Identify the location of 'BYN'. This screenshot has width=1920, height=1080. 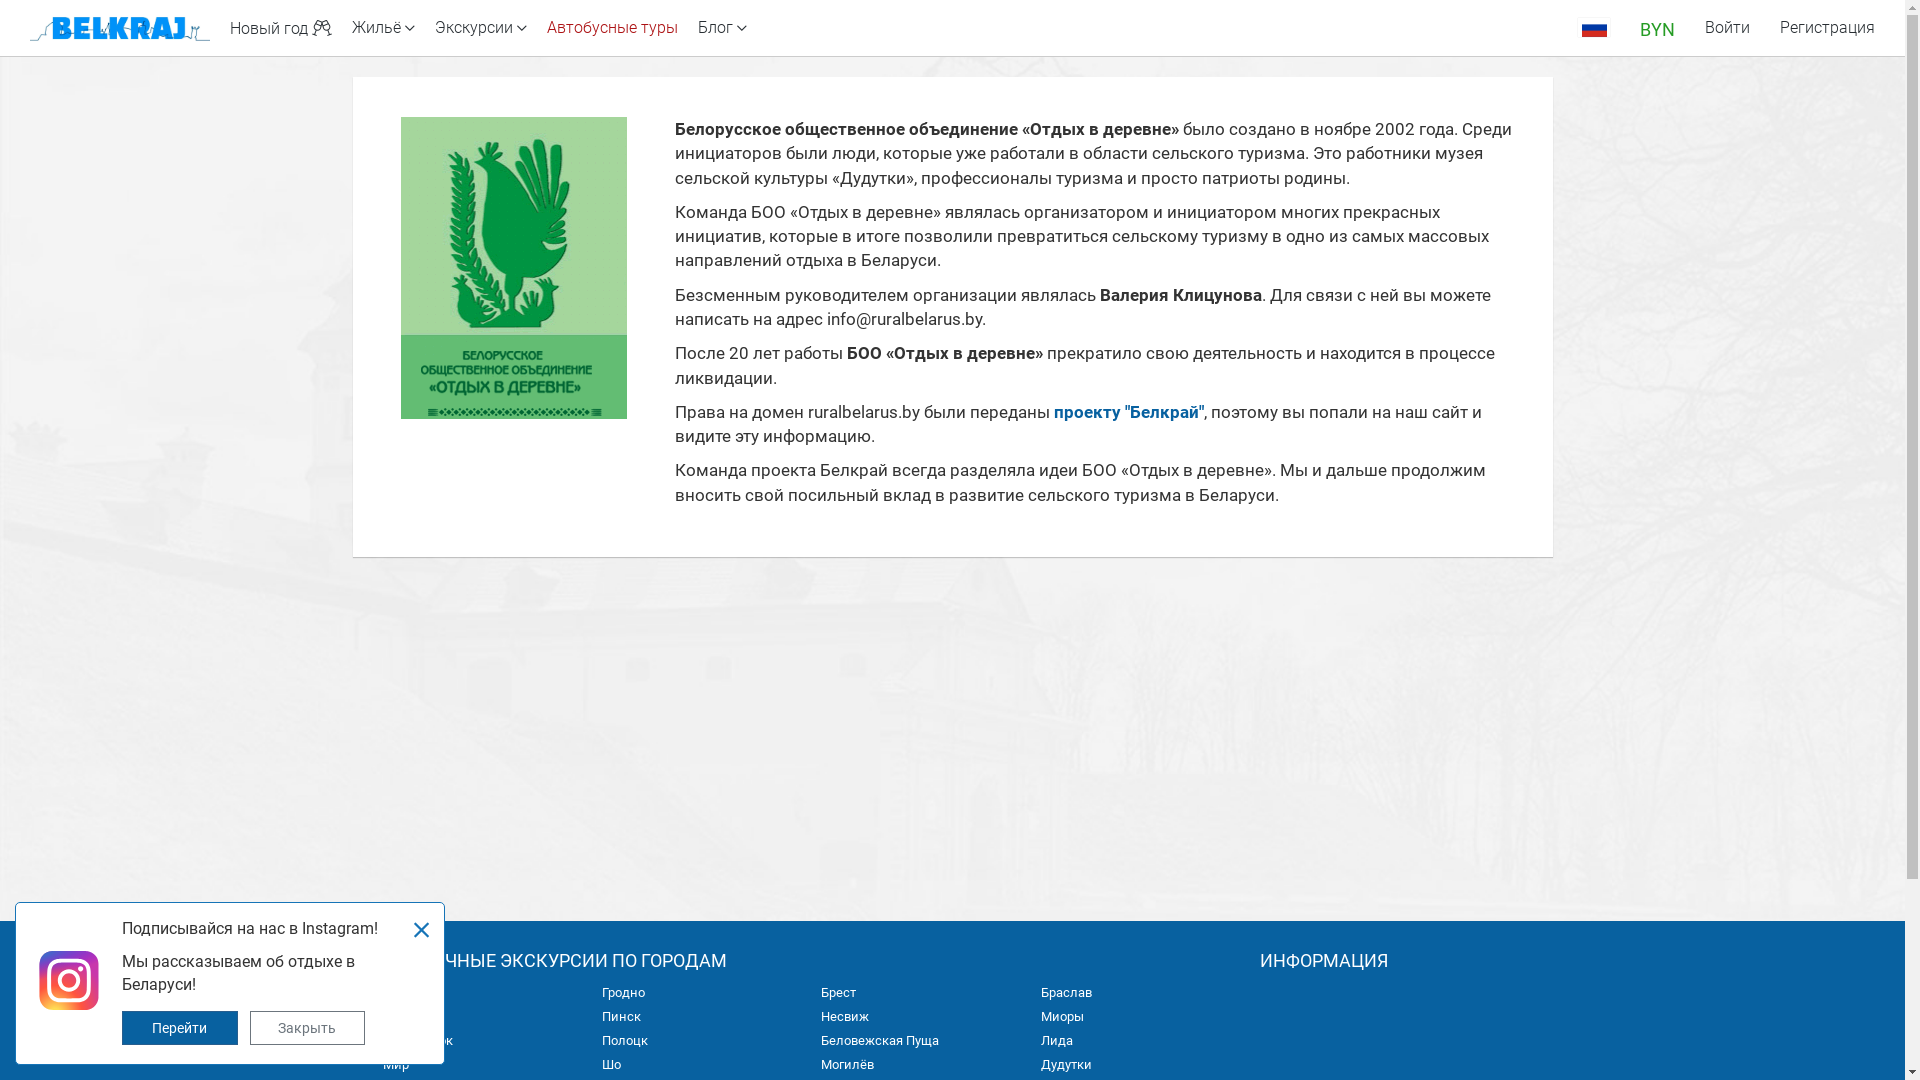
(1657, 27).